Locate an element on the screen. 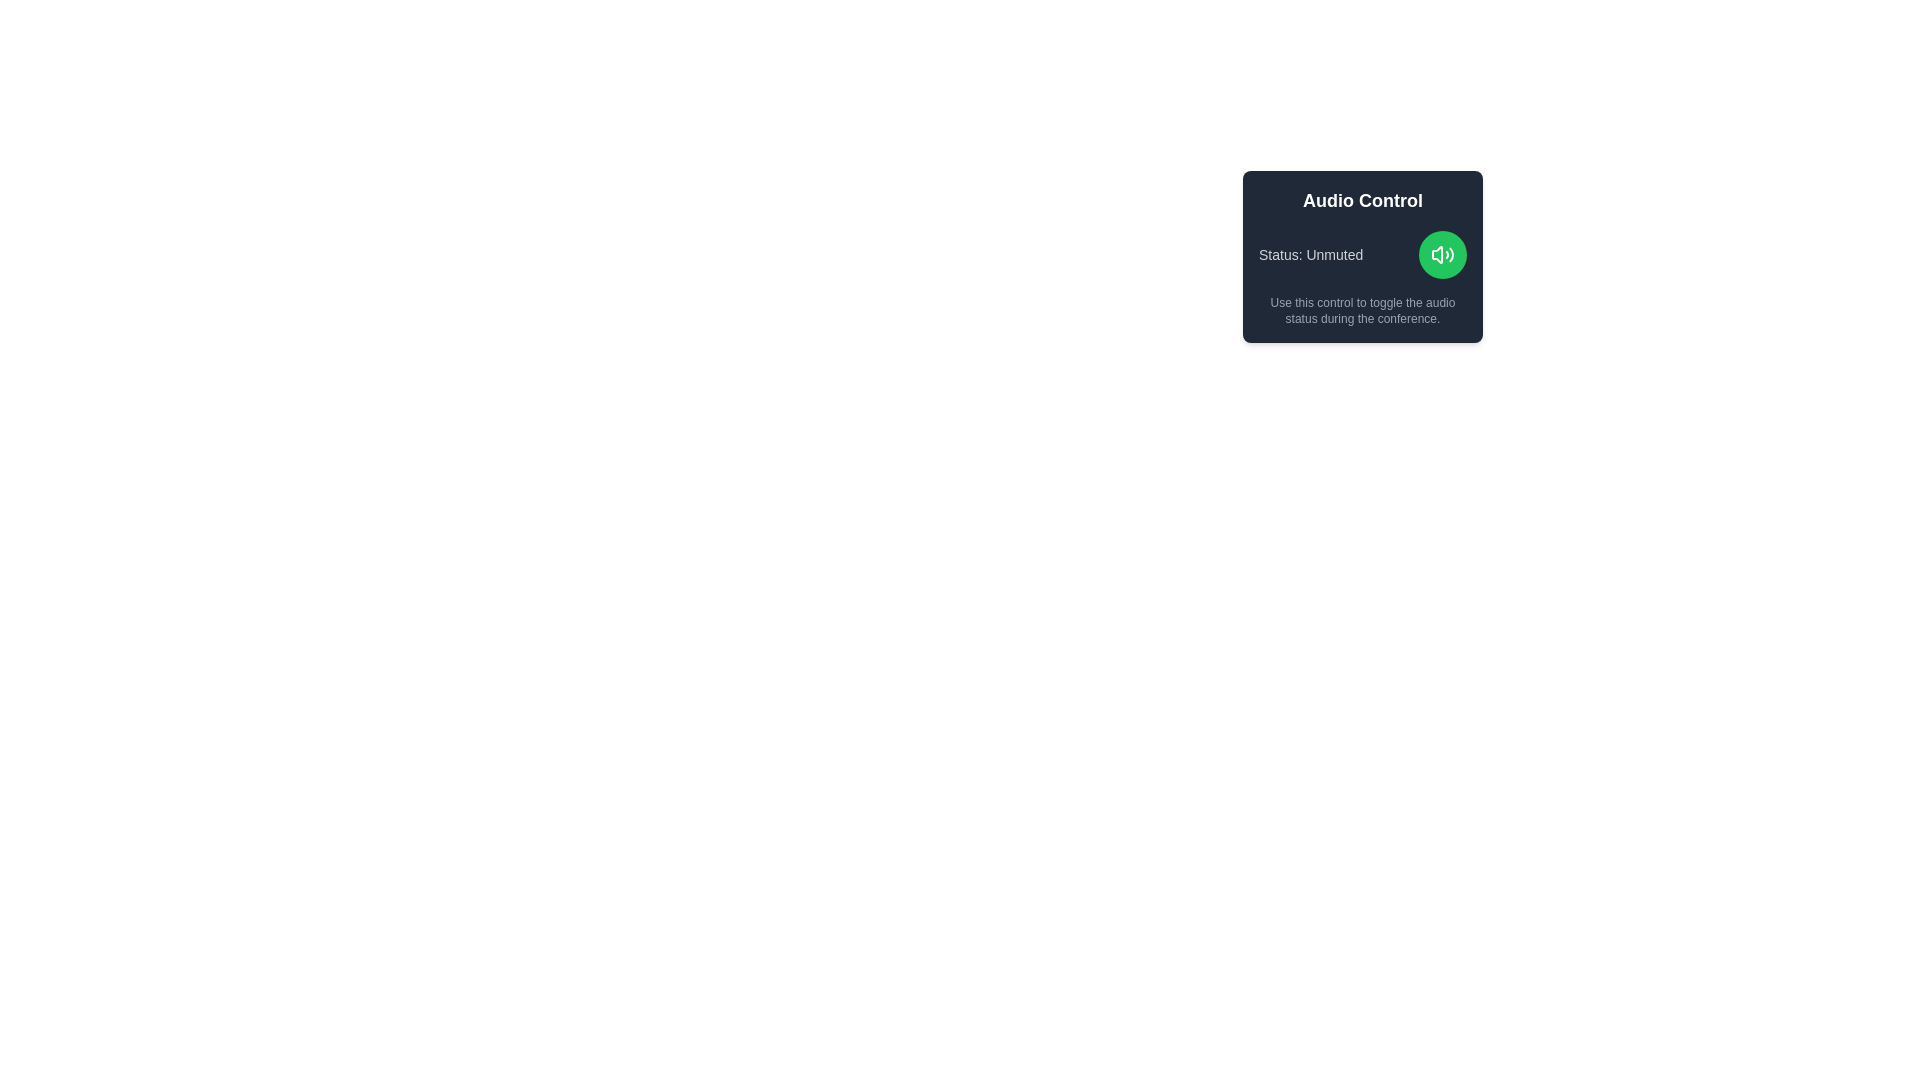 The width and height of the screenshot is (1920, 1080). the text label displaying 'Status: Unmuted', which is positioned to the left of the green circular button with a volume icon in the 'Audio Control' card is located at coordinates (1311, 253).